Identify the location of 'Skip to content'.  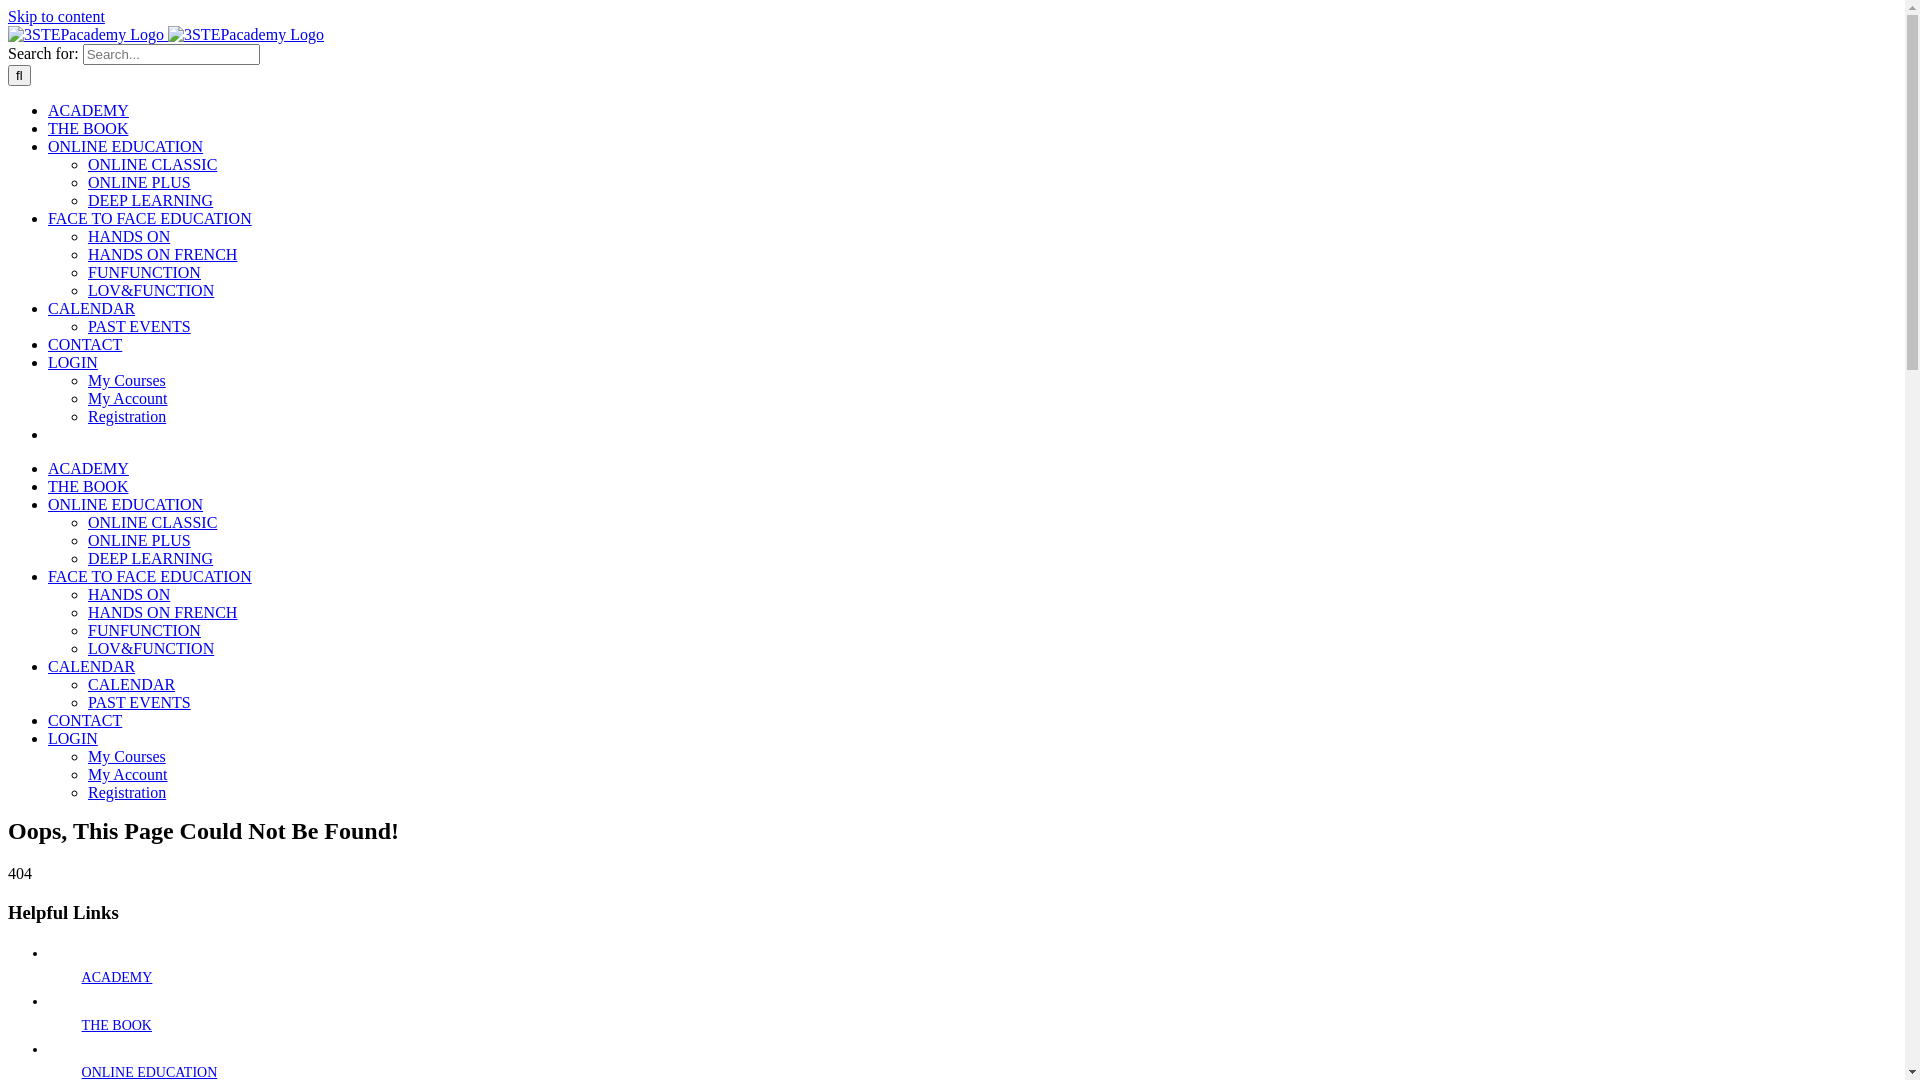
(8, 16).